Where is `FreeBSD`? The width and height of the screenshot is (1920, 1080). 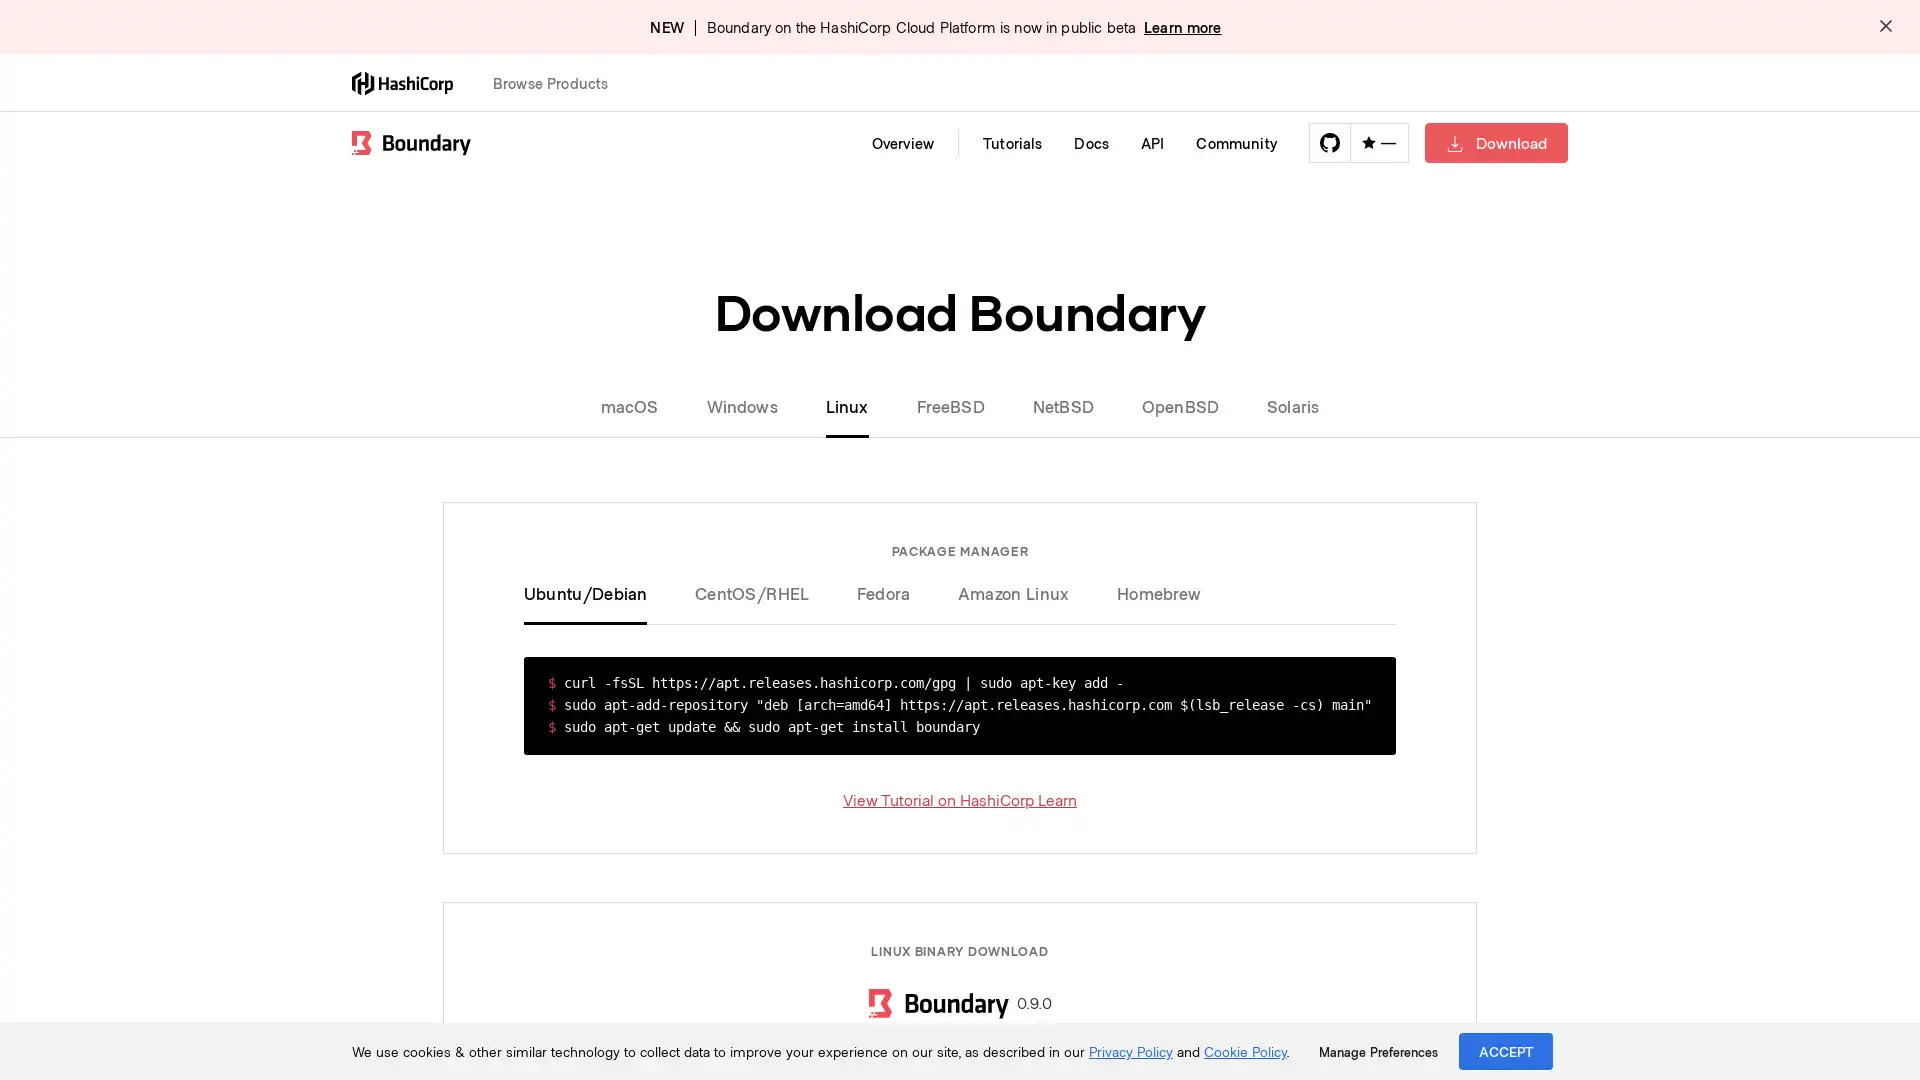
FreeBSD is located at coordinates (949, 405).